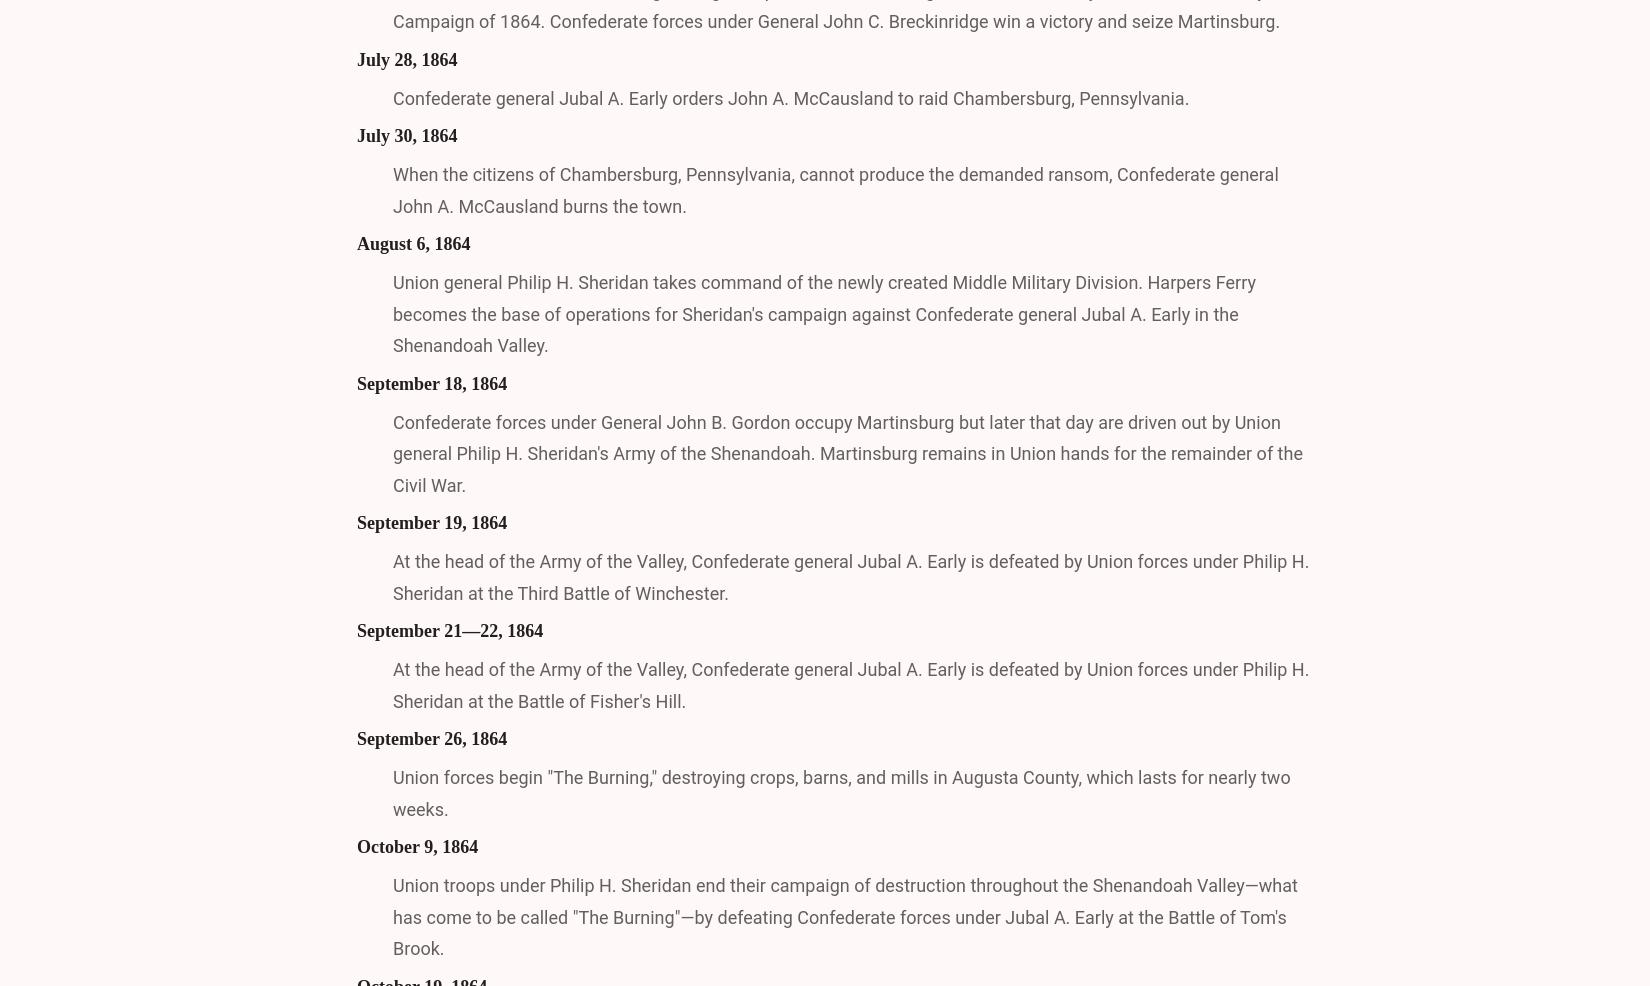 Image resolution: width=1650 pixels, height=986 pixels. I want to click on 'September 18, 1864', so click(430, 381).